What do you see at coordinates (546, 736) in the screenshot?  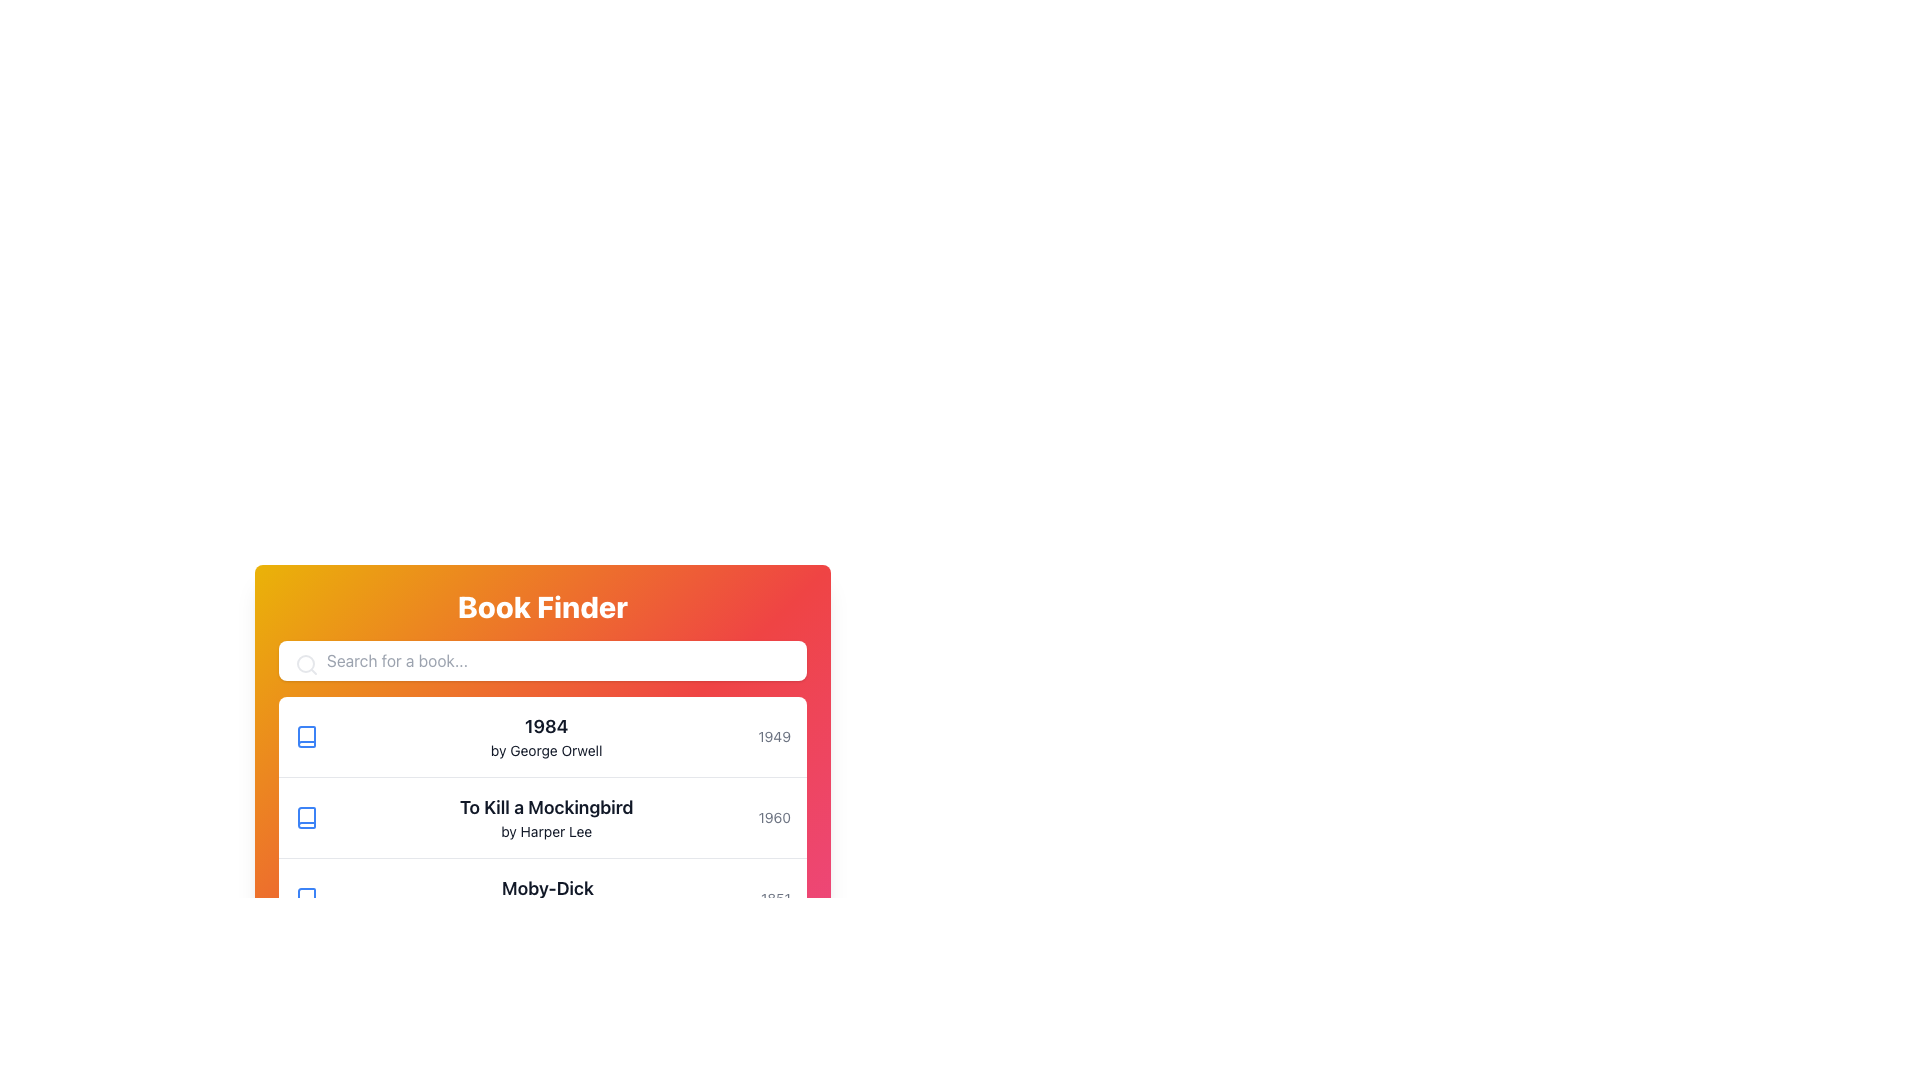 I see `the book listing entry for '1984' by George Orwell` at bounding box center [546, 736].